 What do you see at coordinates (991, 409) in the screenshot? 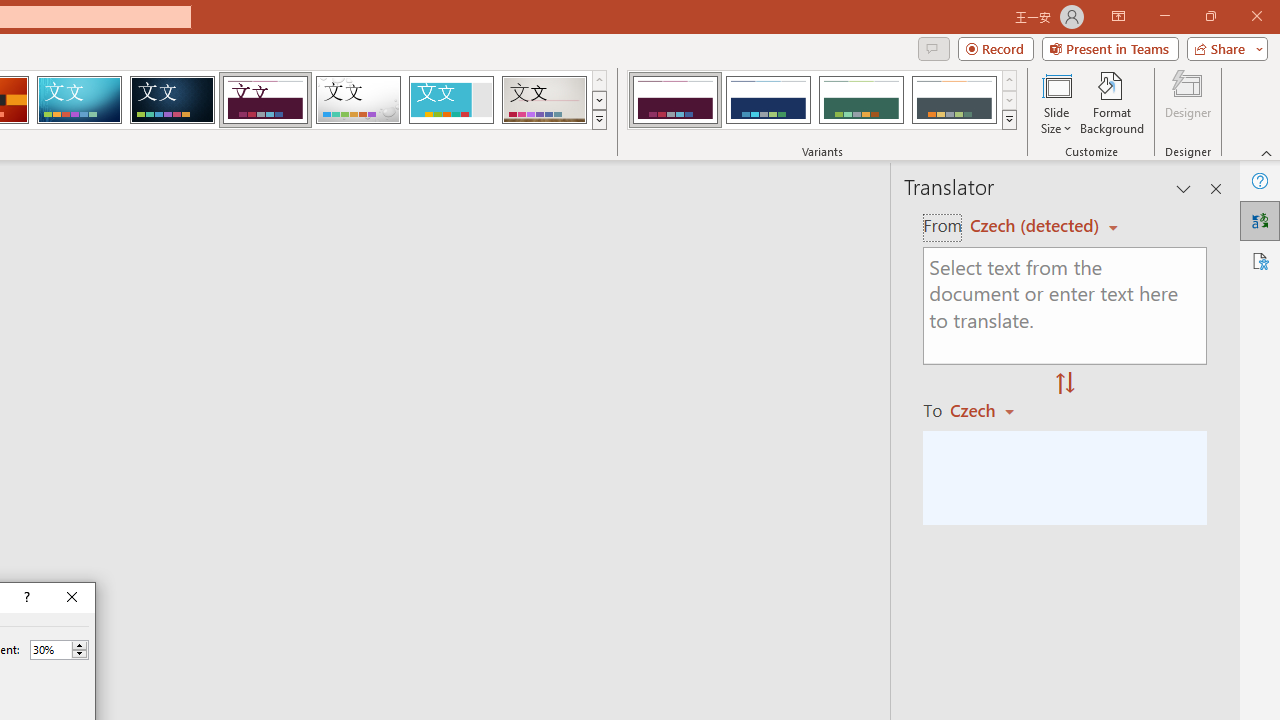
I see `'Czech'` at bounding box center [991, 409].